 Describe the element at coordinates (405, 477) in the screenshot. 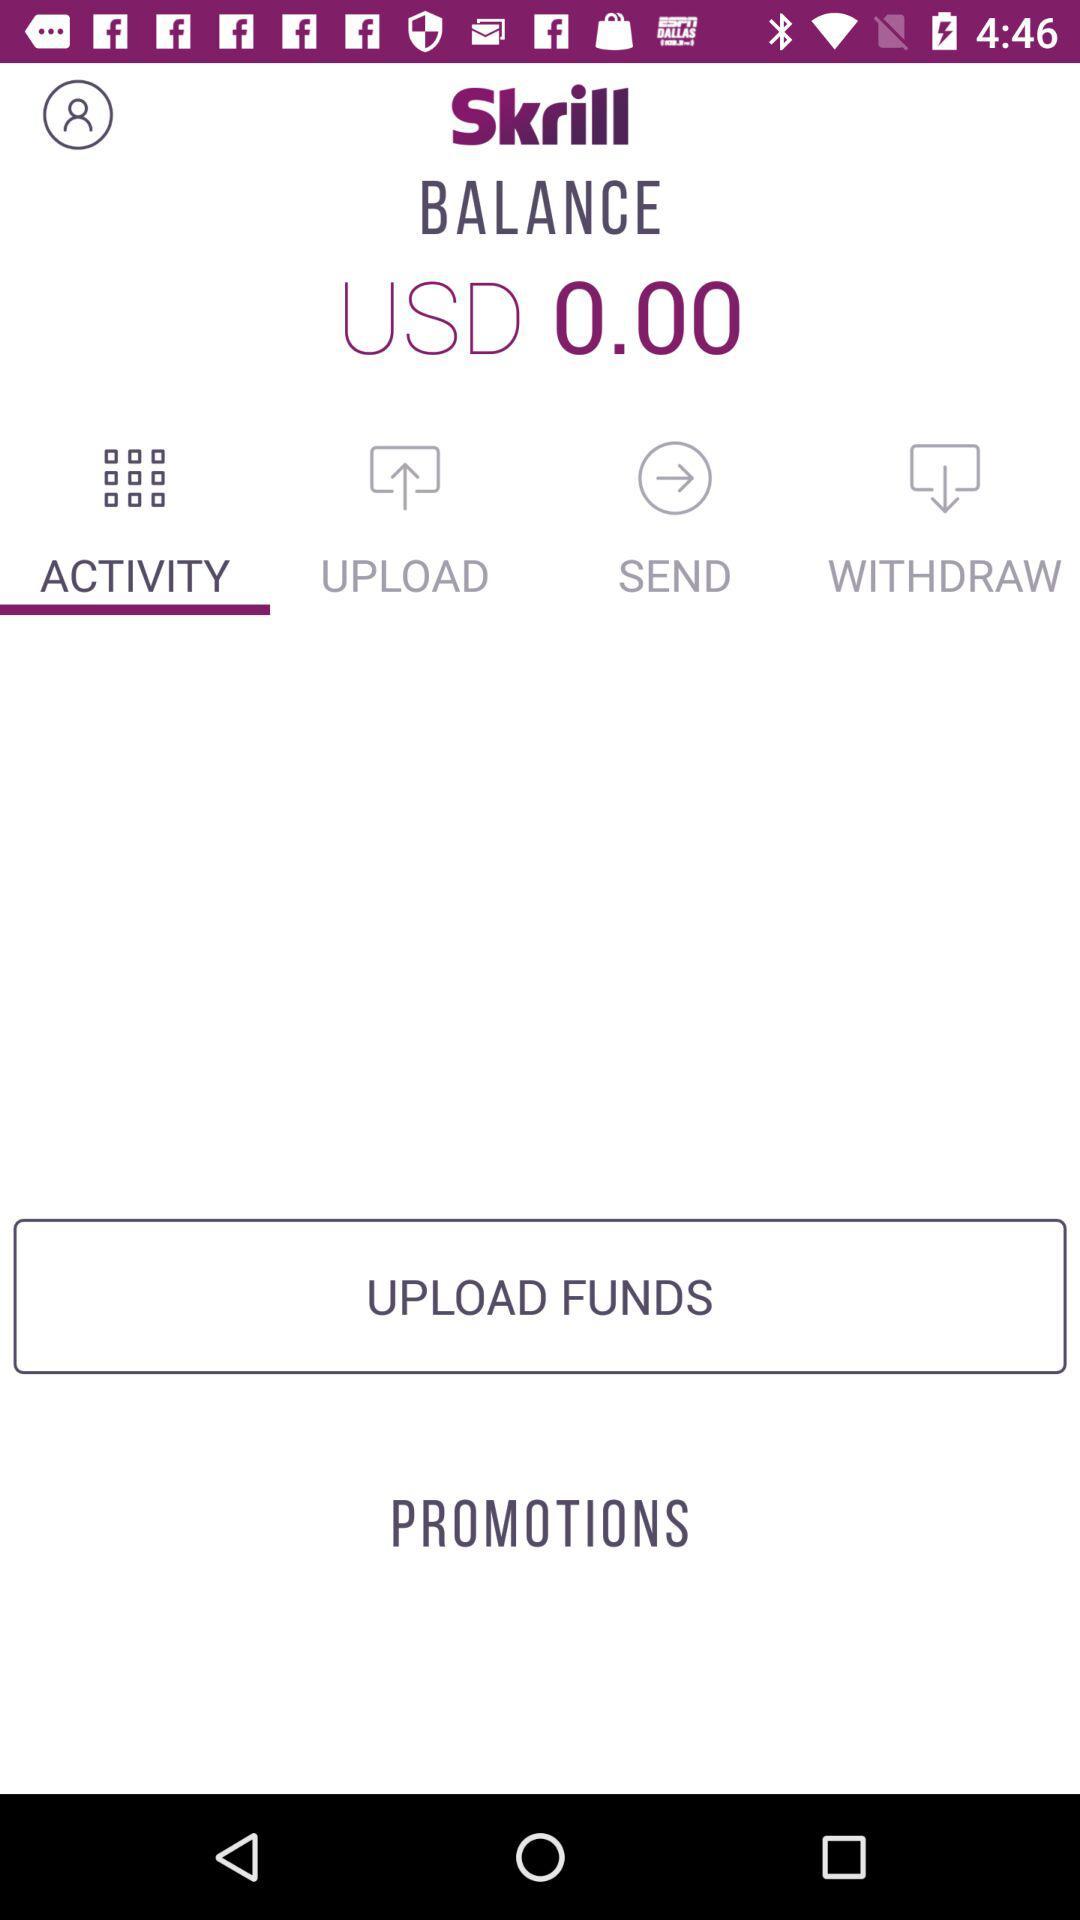

I see `upload` at that location.